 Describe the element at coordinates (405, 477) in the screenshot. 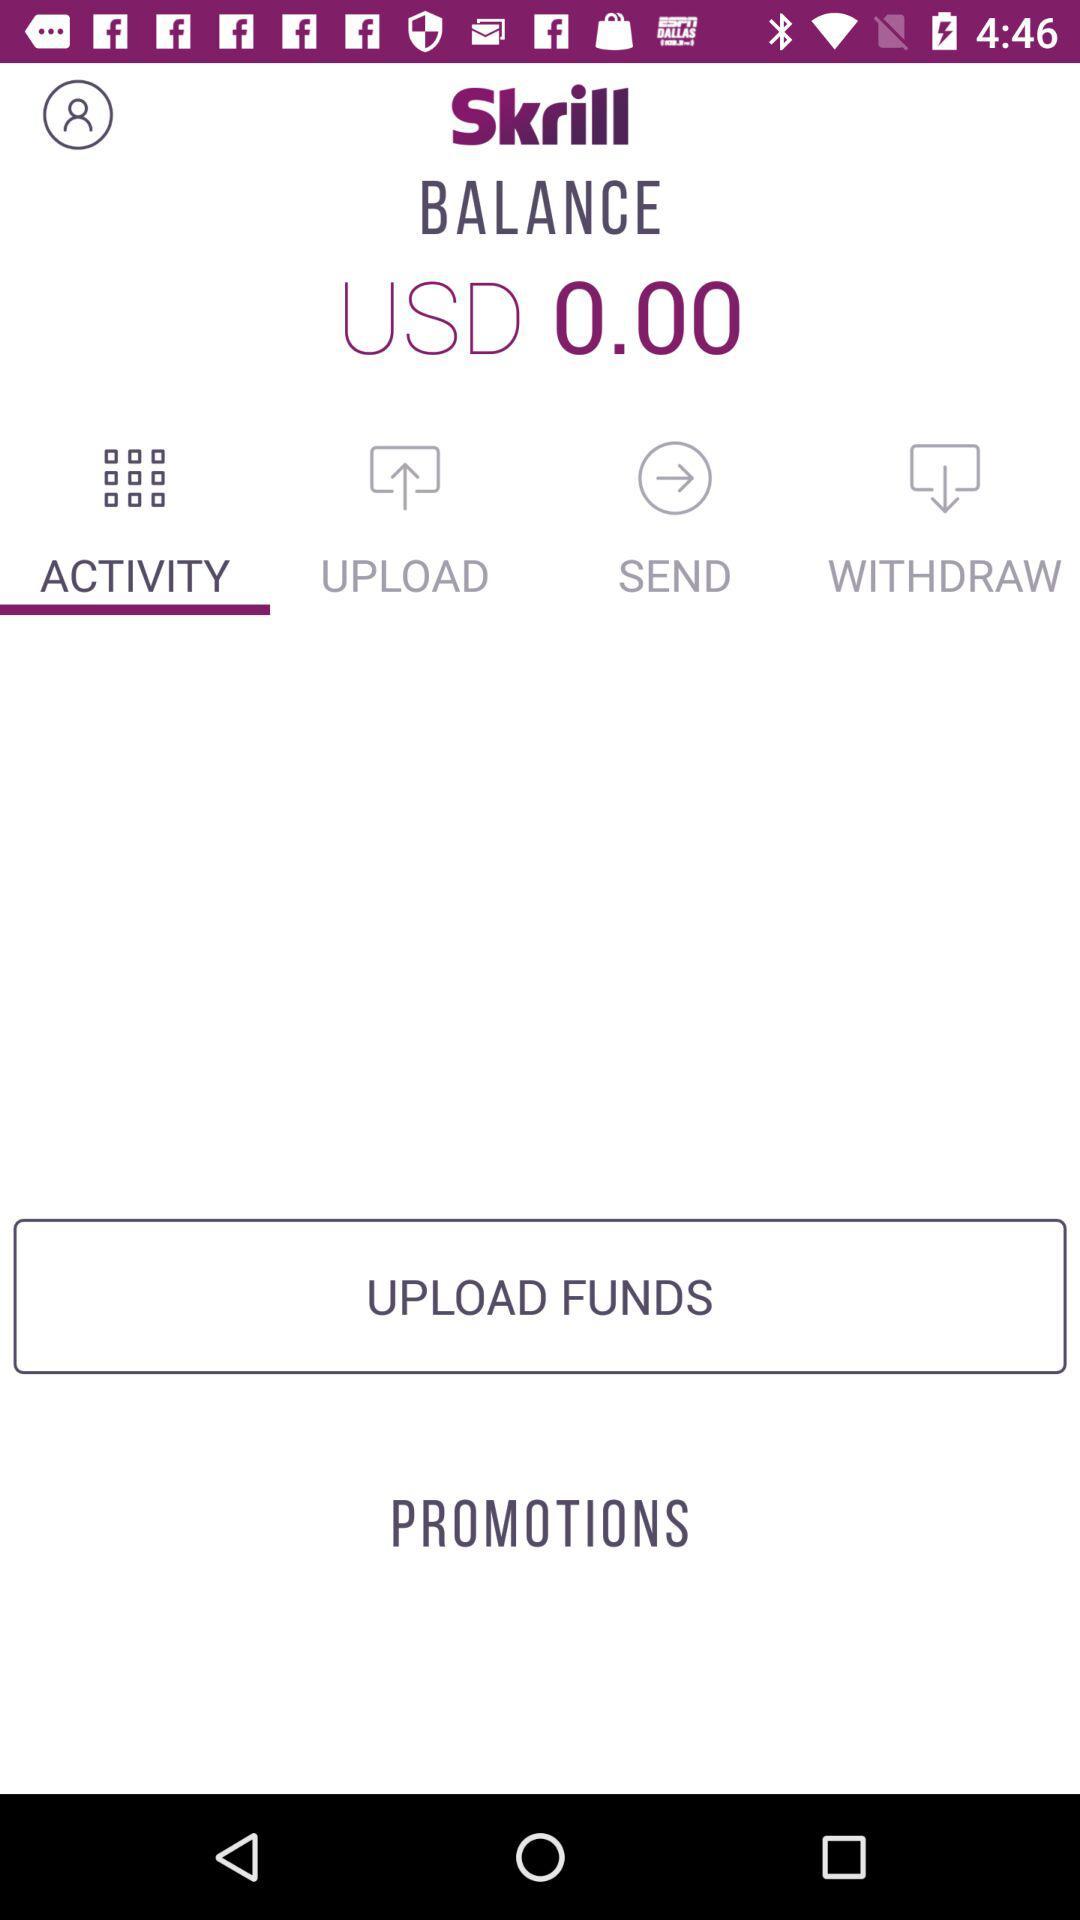

I see `upload` at that location.